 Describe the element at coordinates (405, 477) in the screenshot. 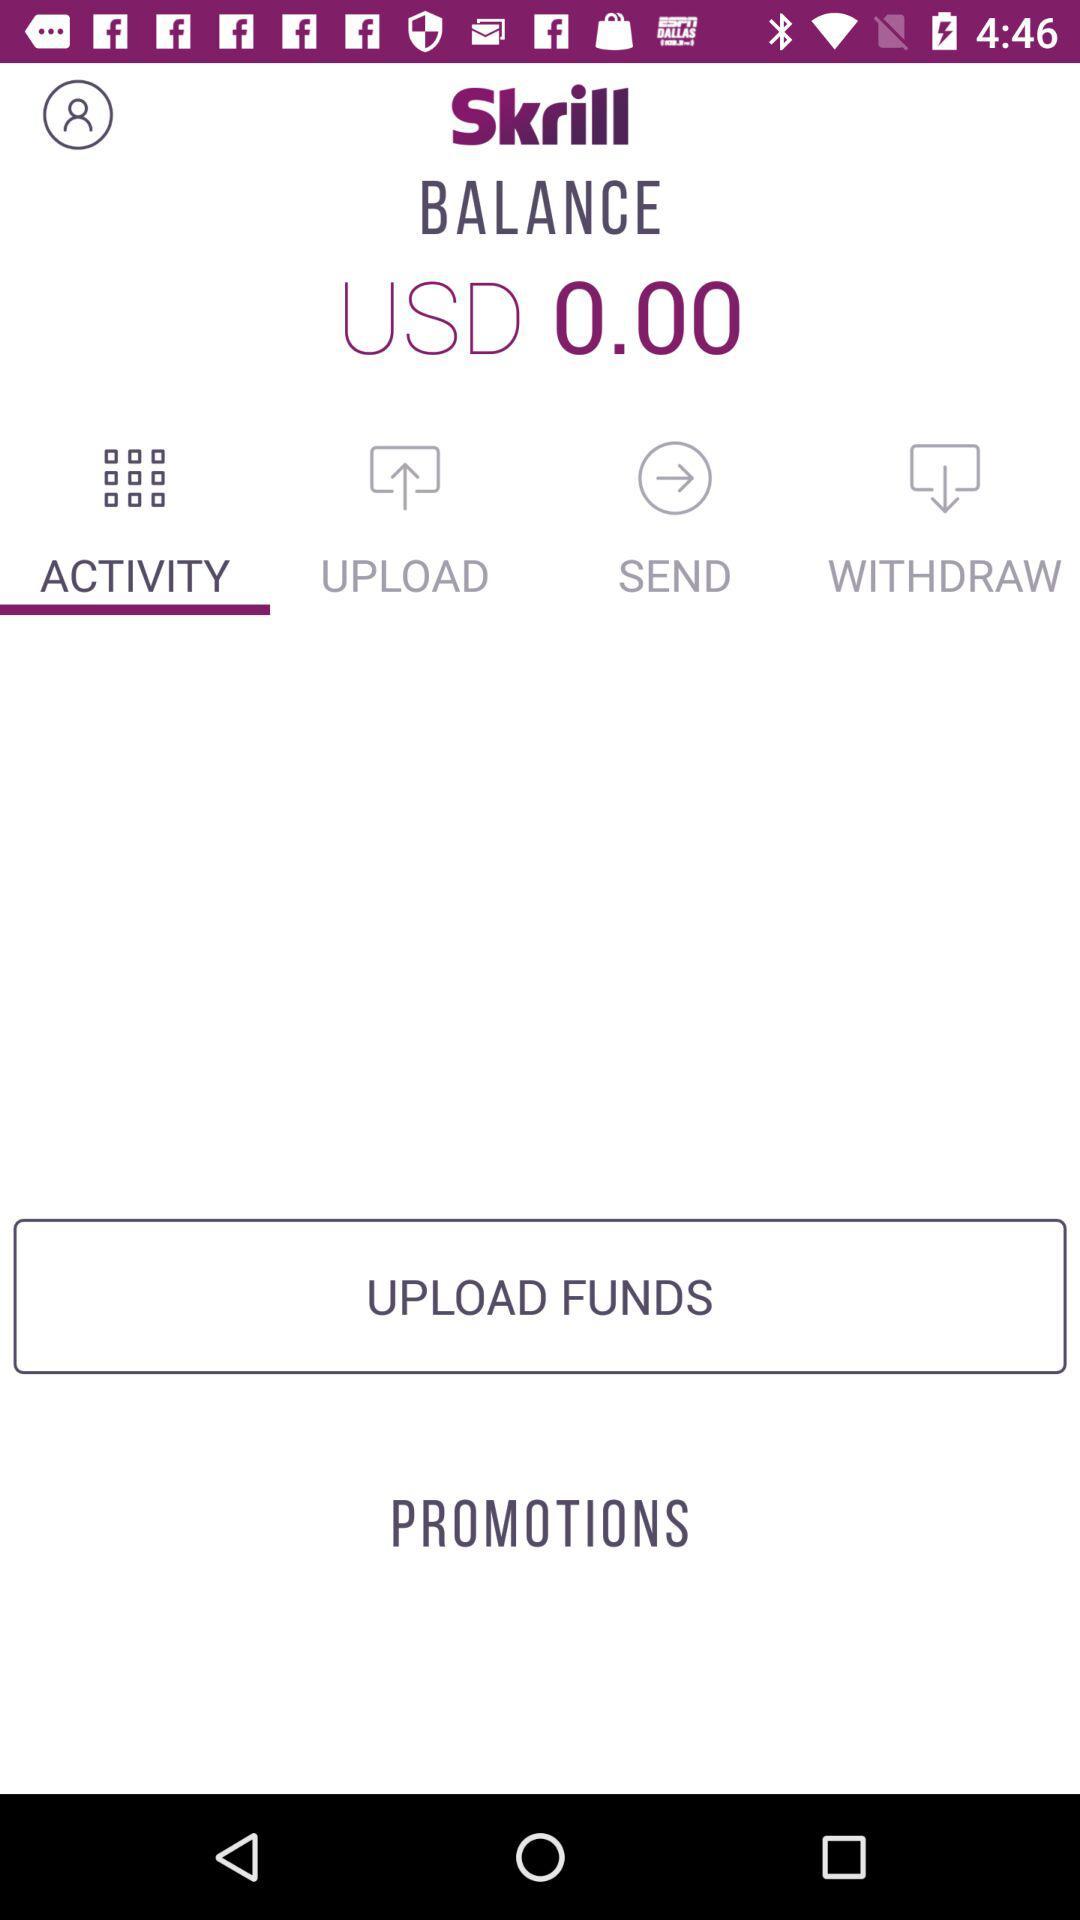

I see `upload` at that location.